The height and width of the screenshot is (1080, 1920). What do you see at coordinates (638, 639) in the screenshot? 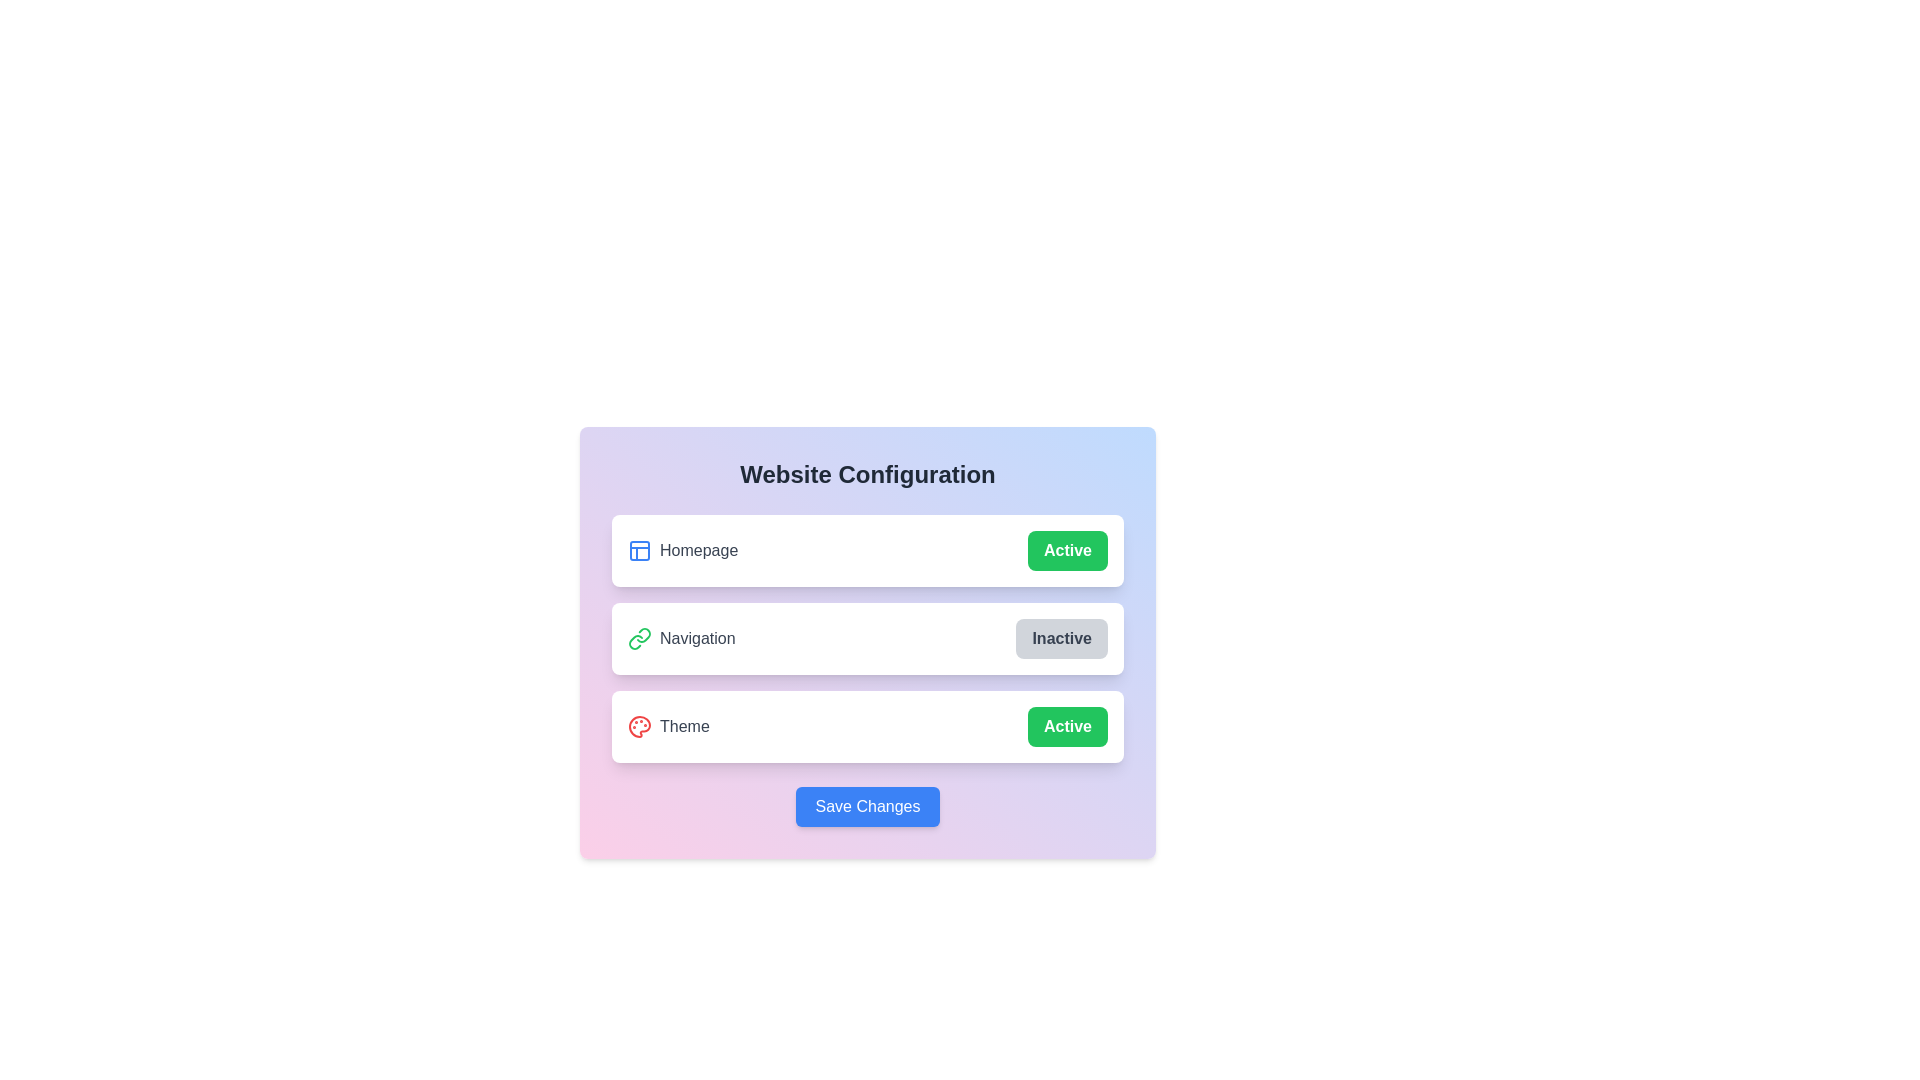
I see `the icon representing Navigation to focus or select it` at bounding box center [638, 639].